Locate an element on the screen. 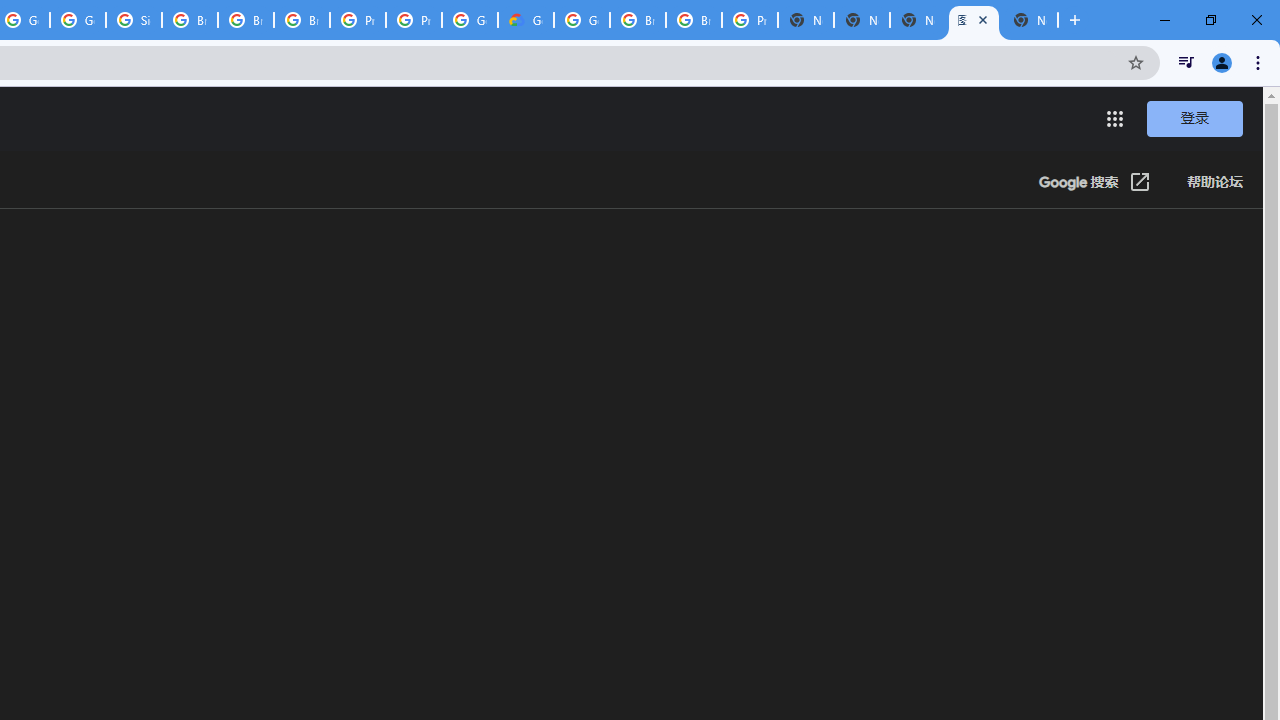  'Browse Chrome as a guest - Computer - Google Chrome Help' is located at coordinates (244, 20).